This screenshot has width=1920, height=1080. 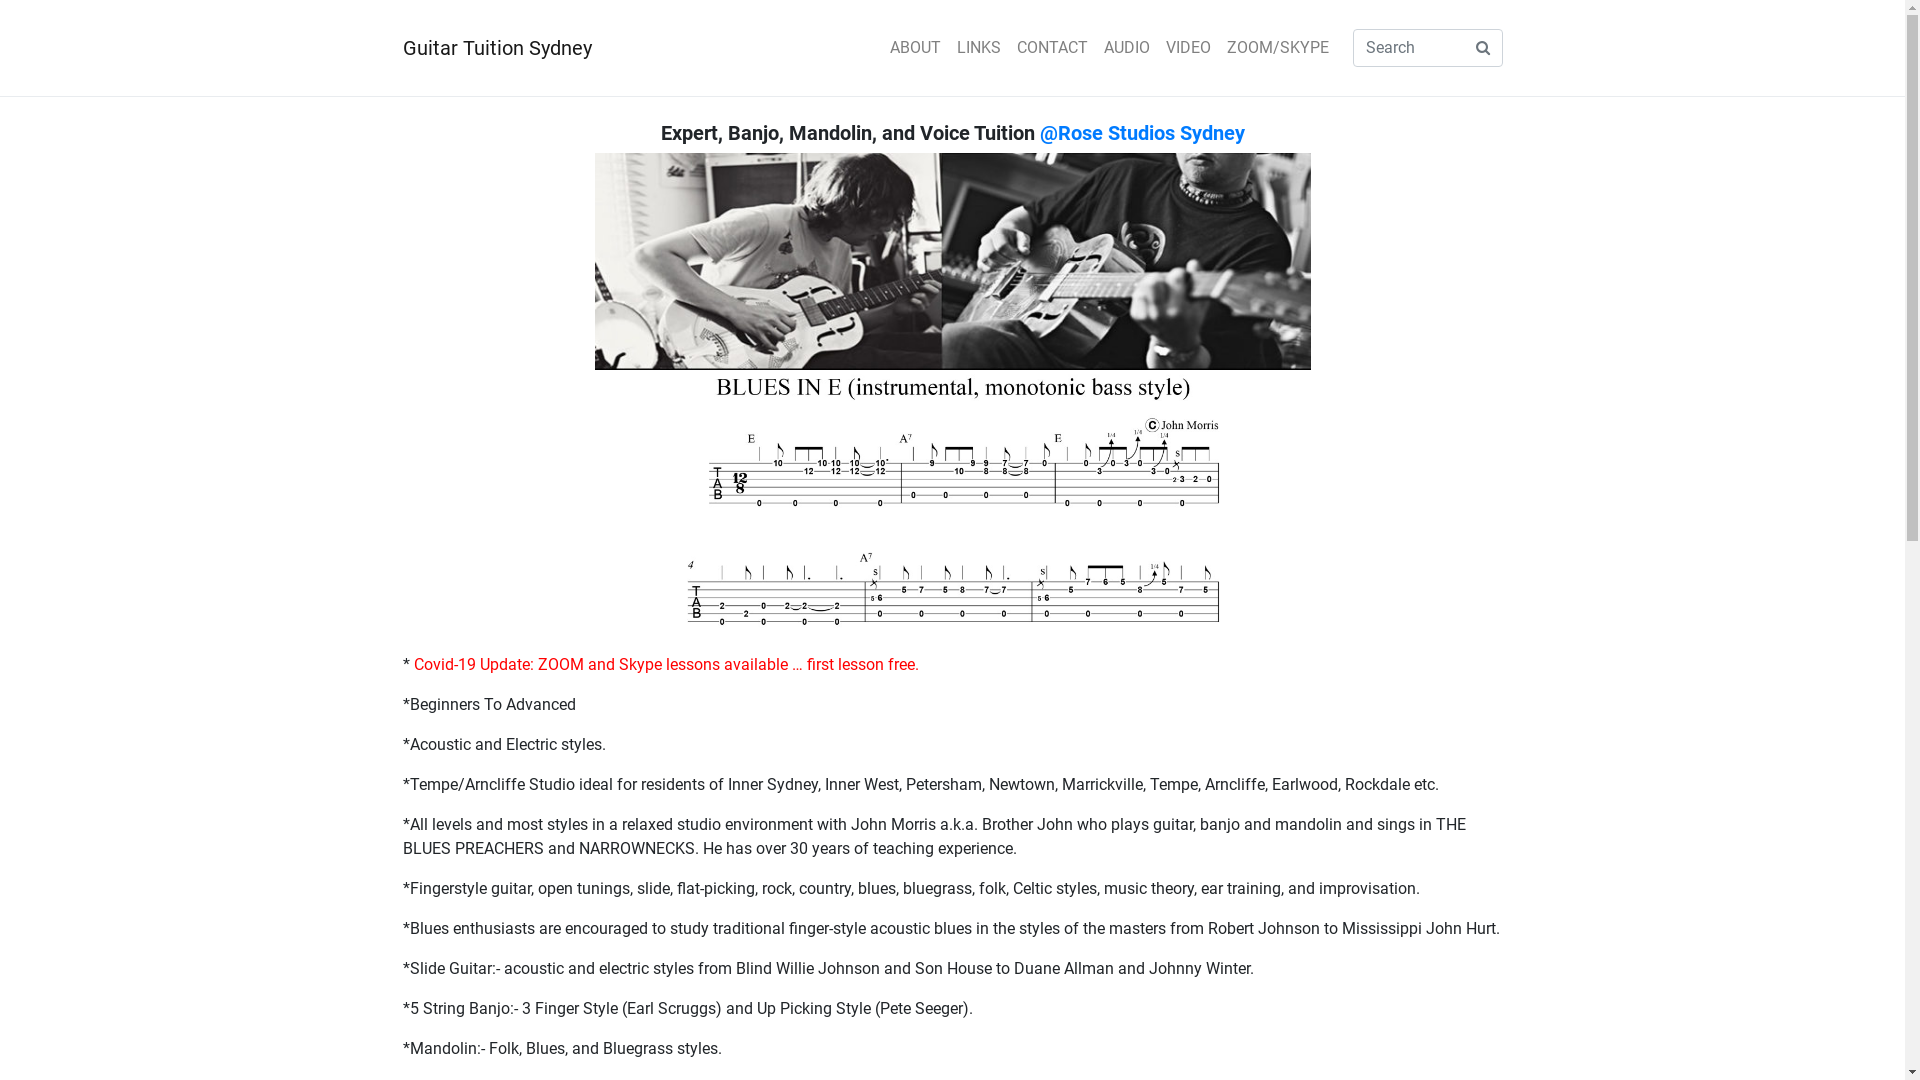 What do you see at coordinates (1040, 132) in the screenshot?
I see `'@Rose Studios Sydney'` at bounding box center [1040, 132].